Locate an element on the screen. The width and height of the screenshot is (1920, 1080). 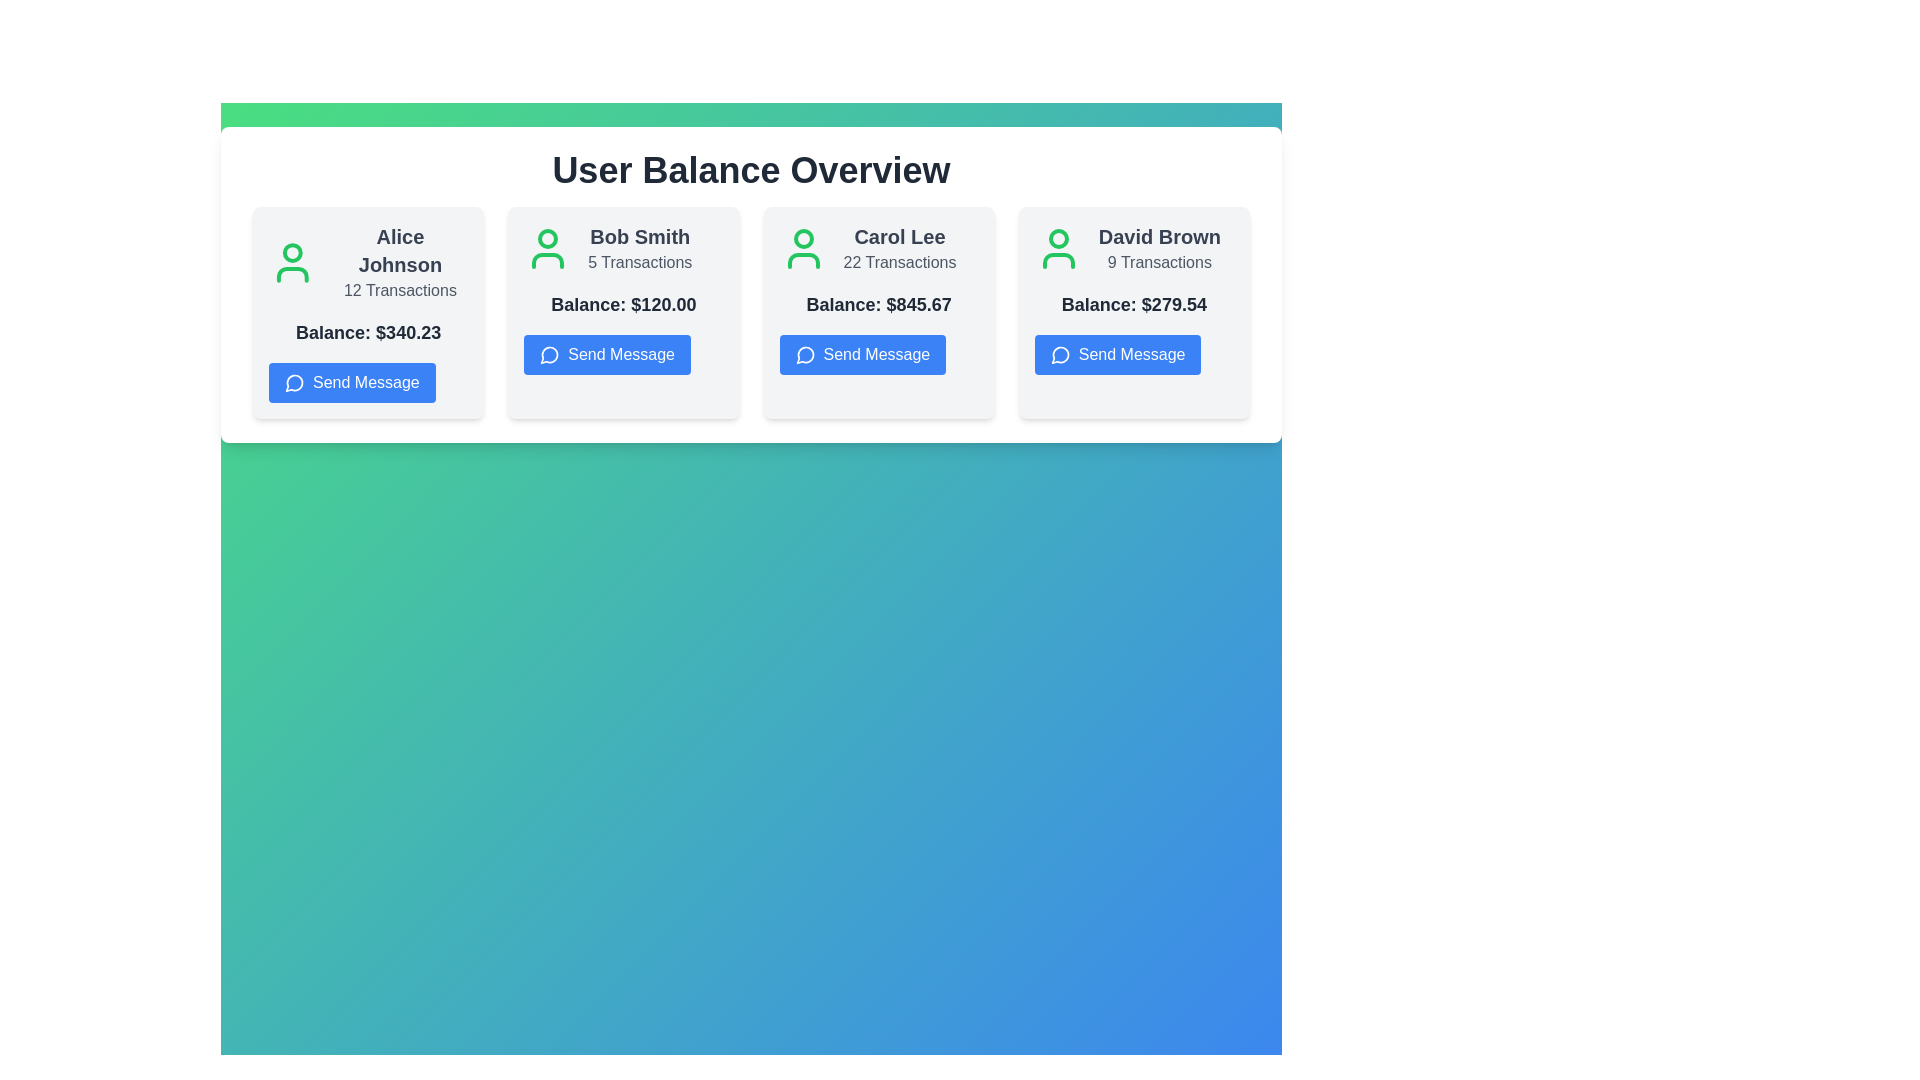
the decorative circle within the SVG representation of the user avatar icon for 'Carol Lee', located on the third card in the 'User Balance Overview' layout is located at coordinates (803, 238).